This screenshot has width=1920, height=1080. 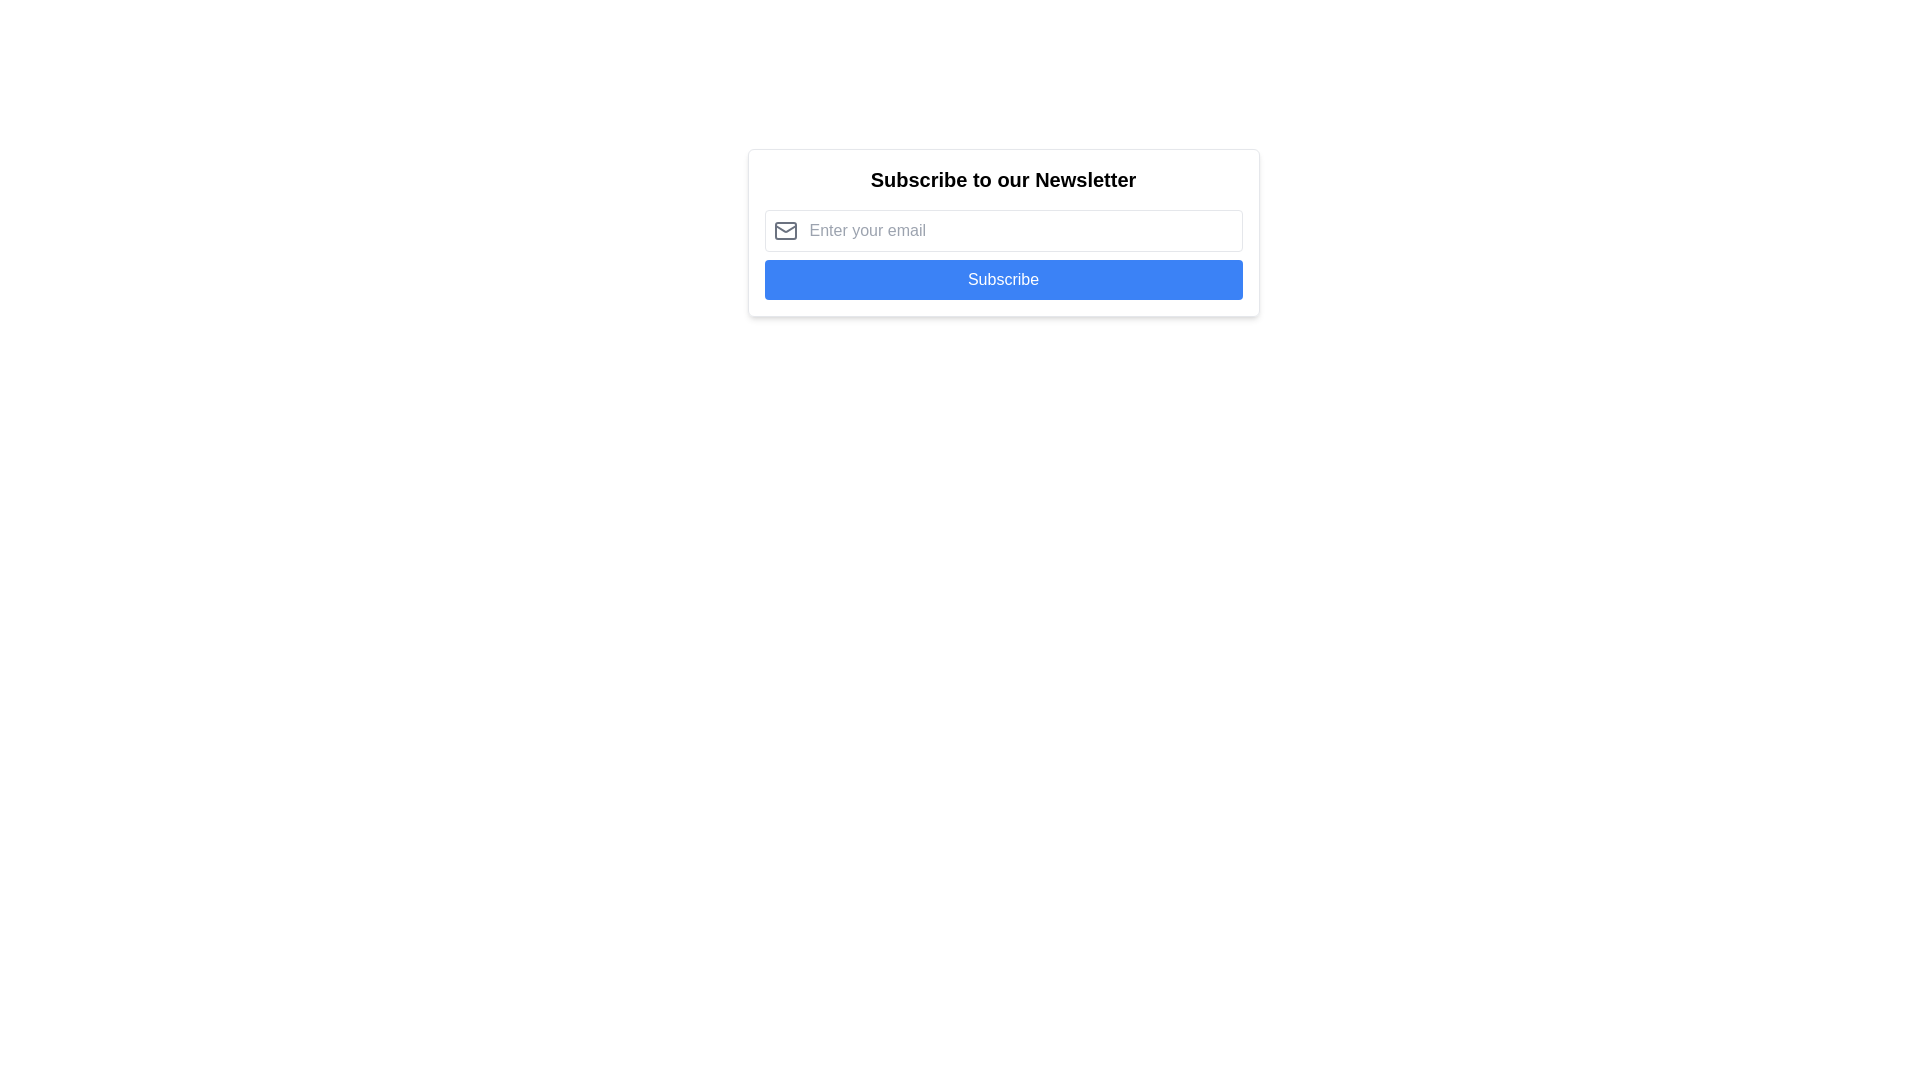 What do you see at coordinates (1003, 280) in the screenshot?
I see `the blue button with rounded corners labeled 'Subscribe' to experience its hover effect` at bounding box center [1003, 280].